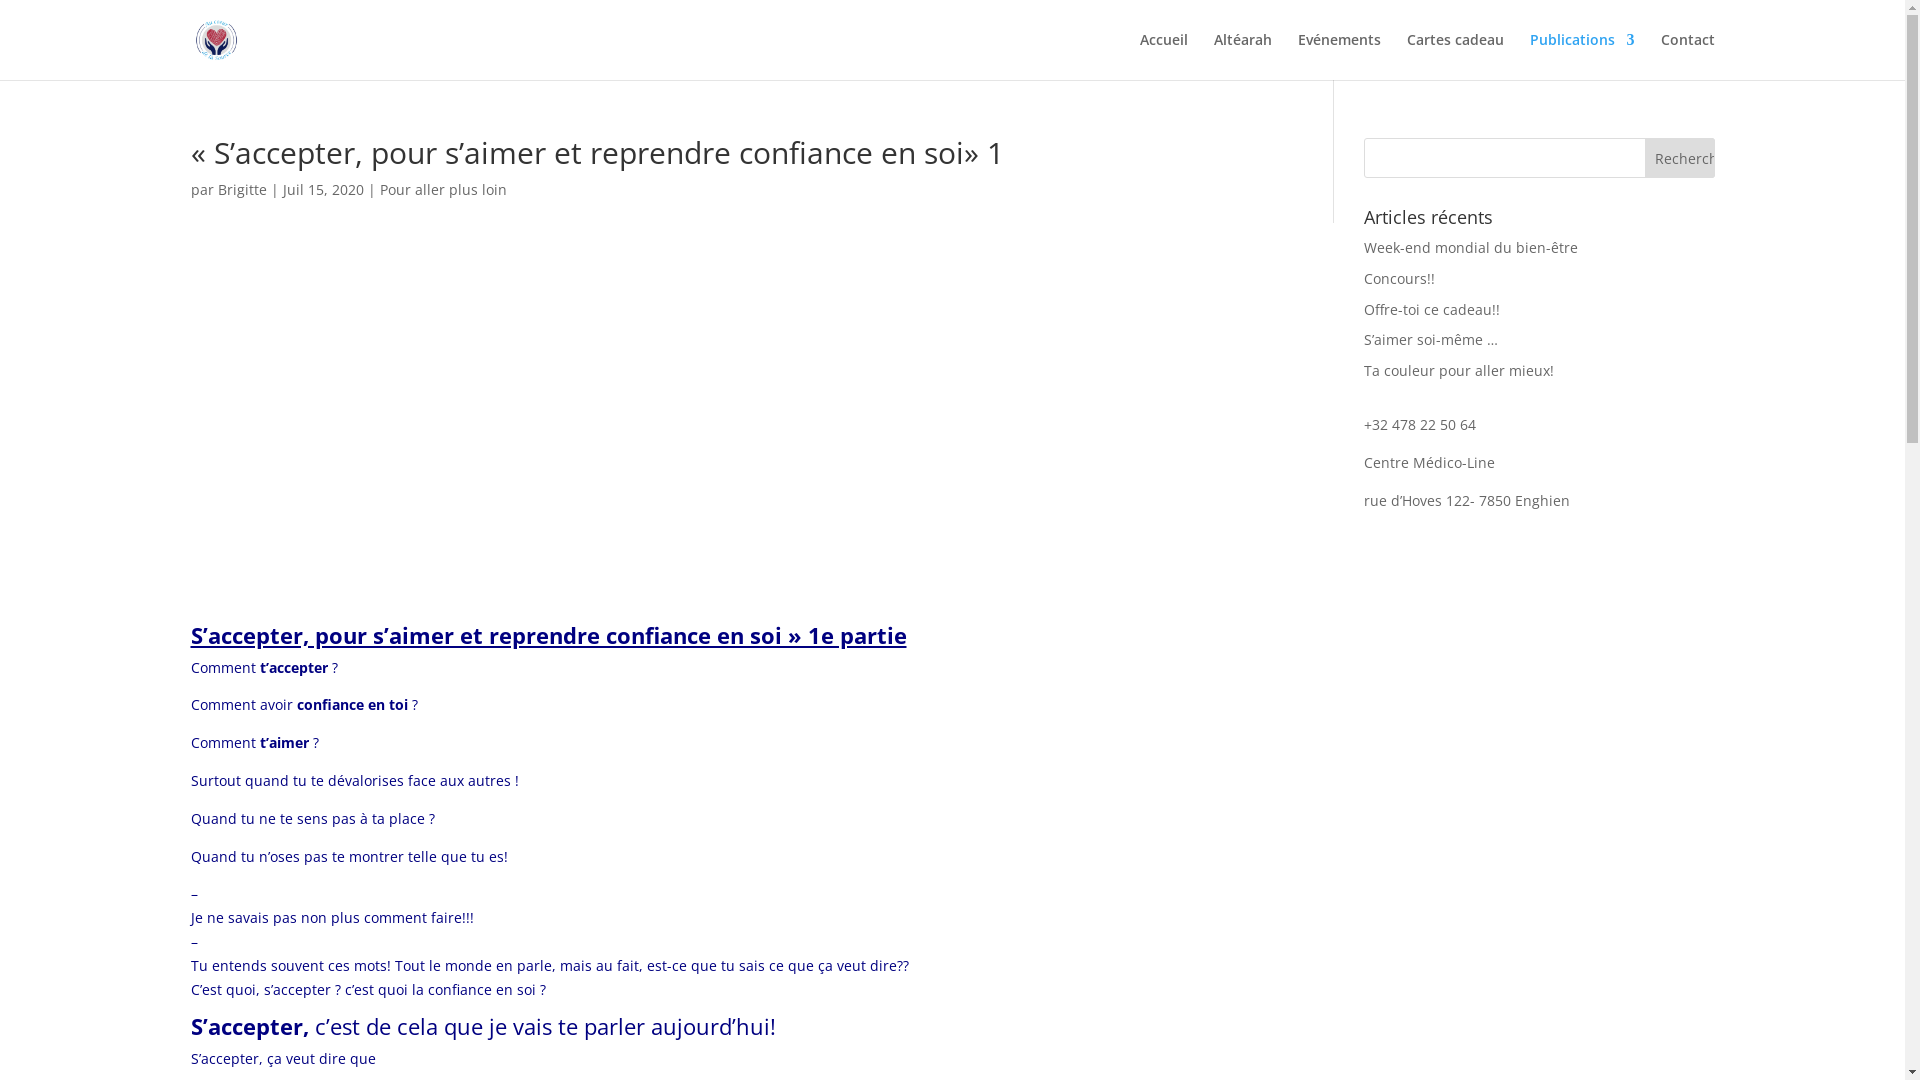  What do you see at coordinates (1581, 55) in the screenshot?
I see `'Publications'` at bounding box center [1581, 55].